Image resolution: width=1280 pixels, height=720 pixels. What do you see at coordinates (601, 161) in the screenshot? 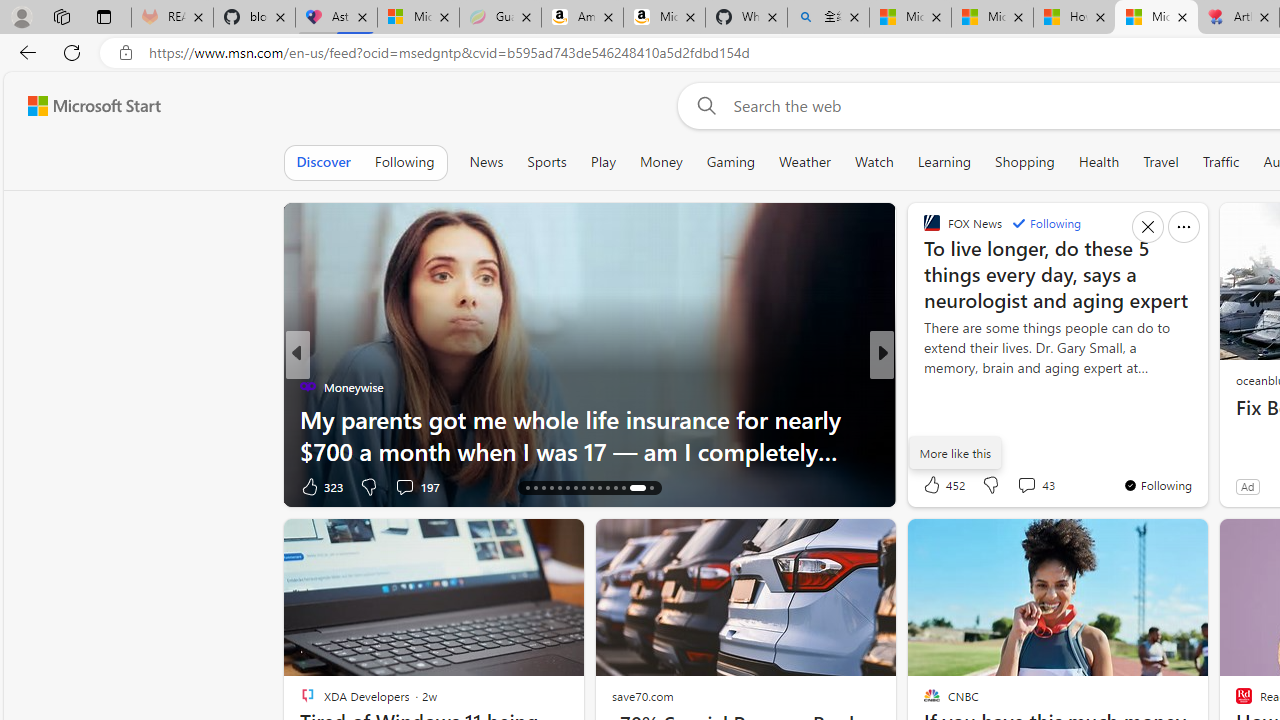
I see `'Play'` at bounding box center [601, 161].